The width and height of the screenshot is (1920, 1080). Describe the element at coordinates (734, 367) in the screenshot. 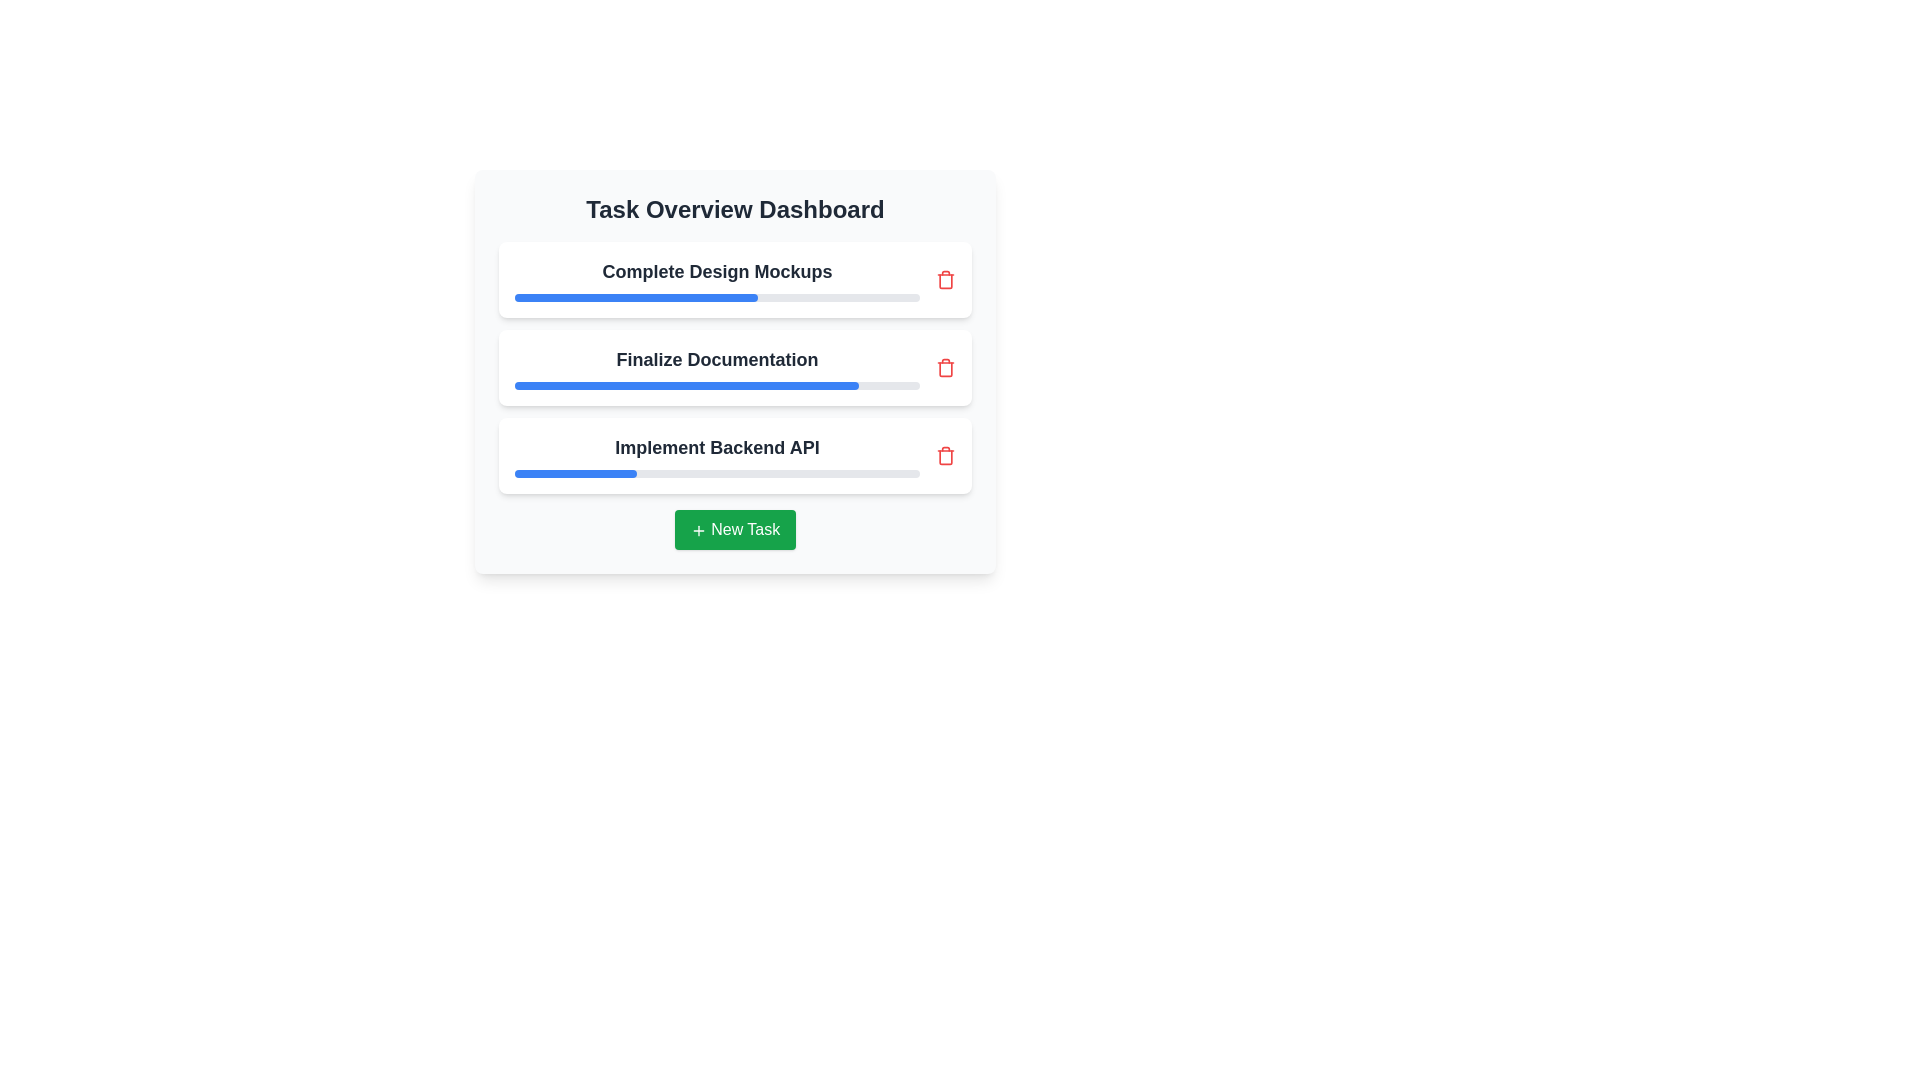

I see `the task titled Finalize Documentation to view its details` at that location.